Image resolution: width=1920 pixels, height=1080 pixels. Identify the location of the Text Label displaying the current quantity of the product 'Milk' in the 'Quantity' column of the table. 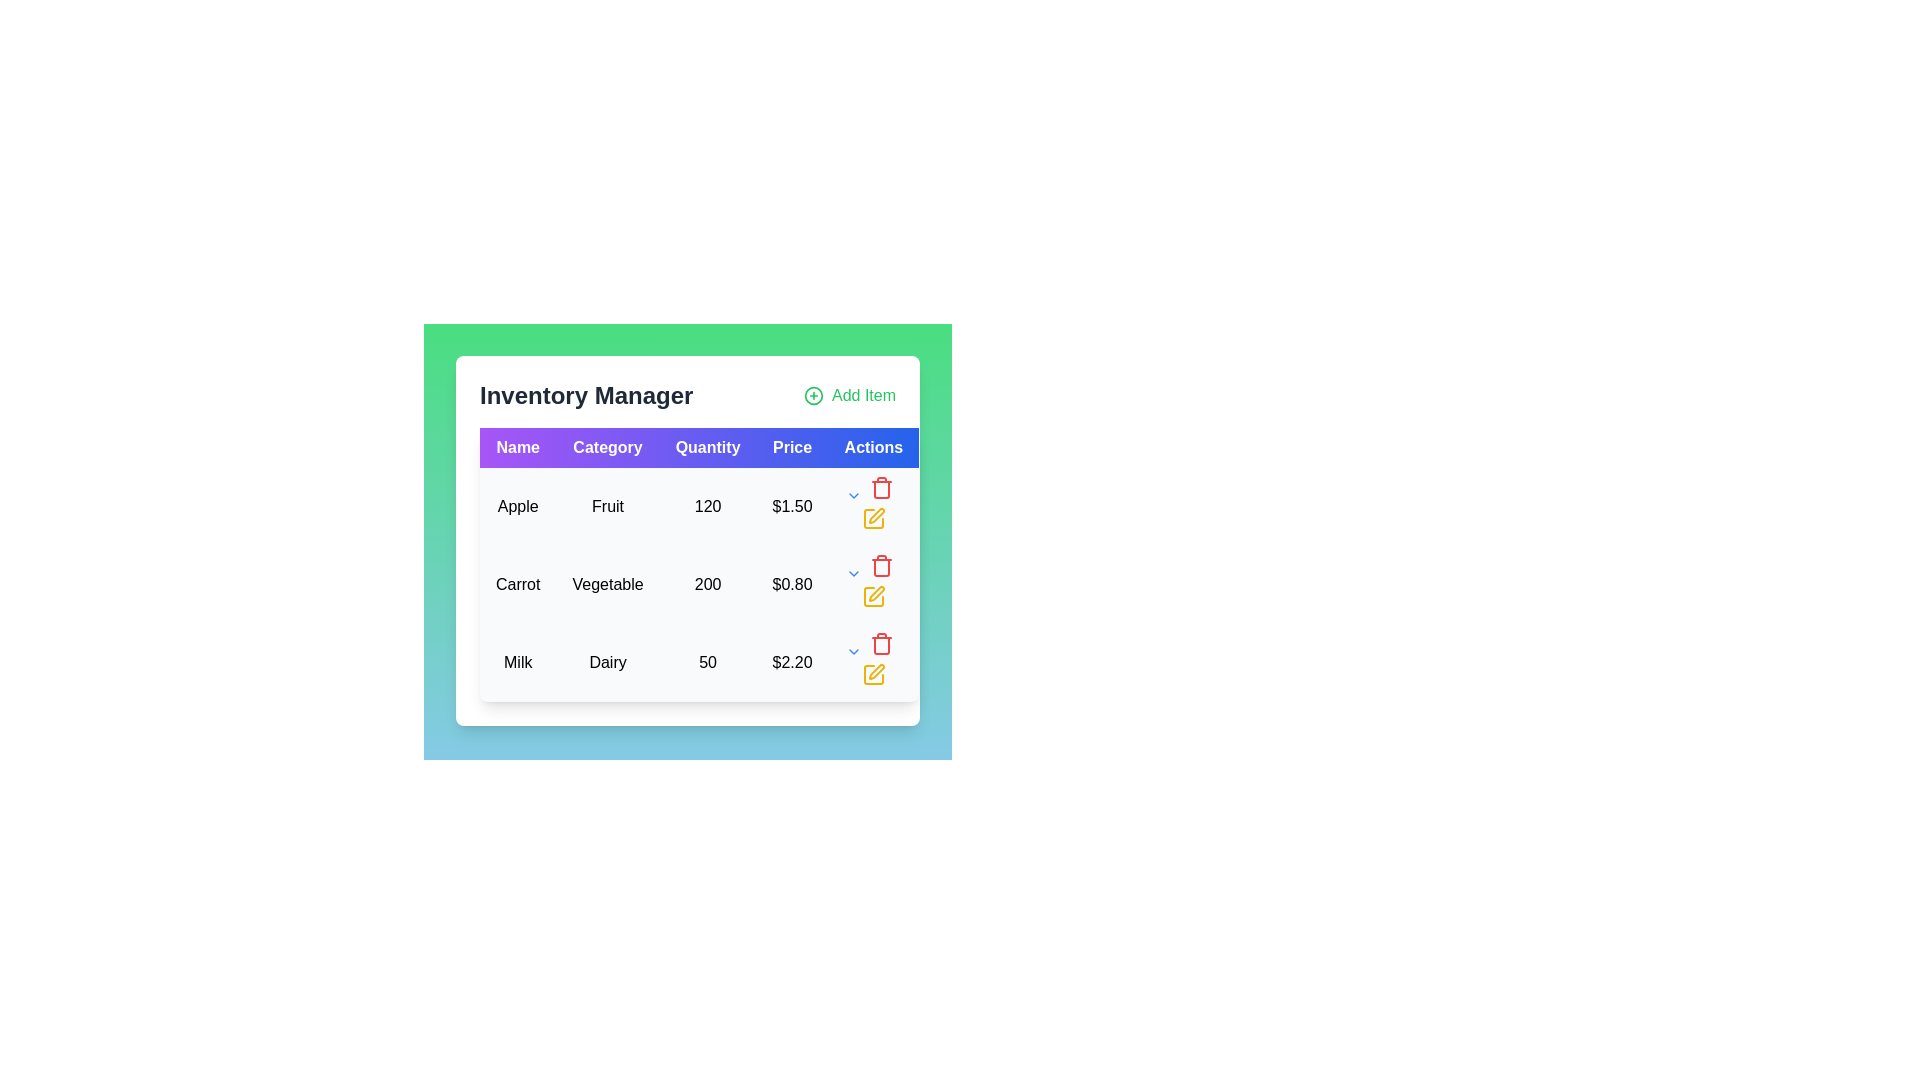
(708, 663).